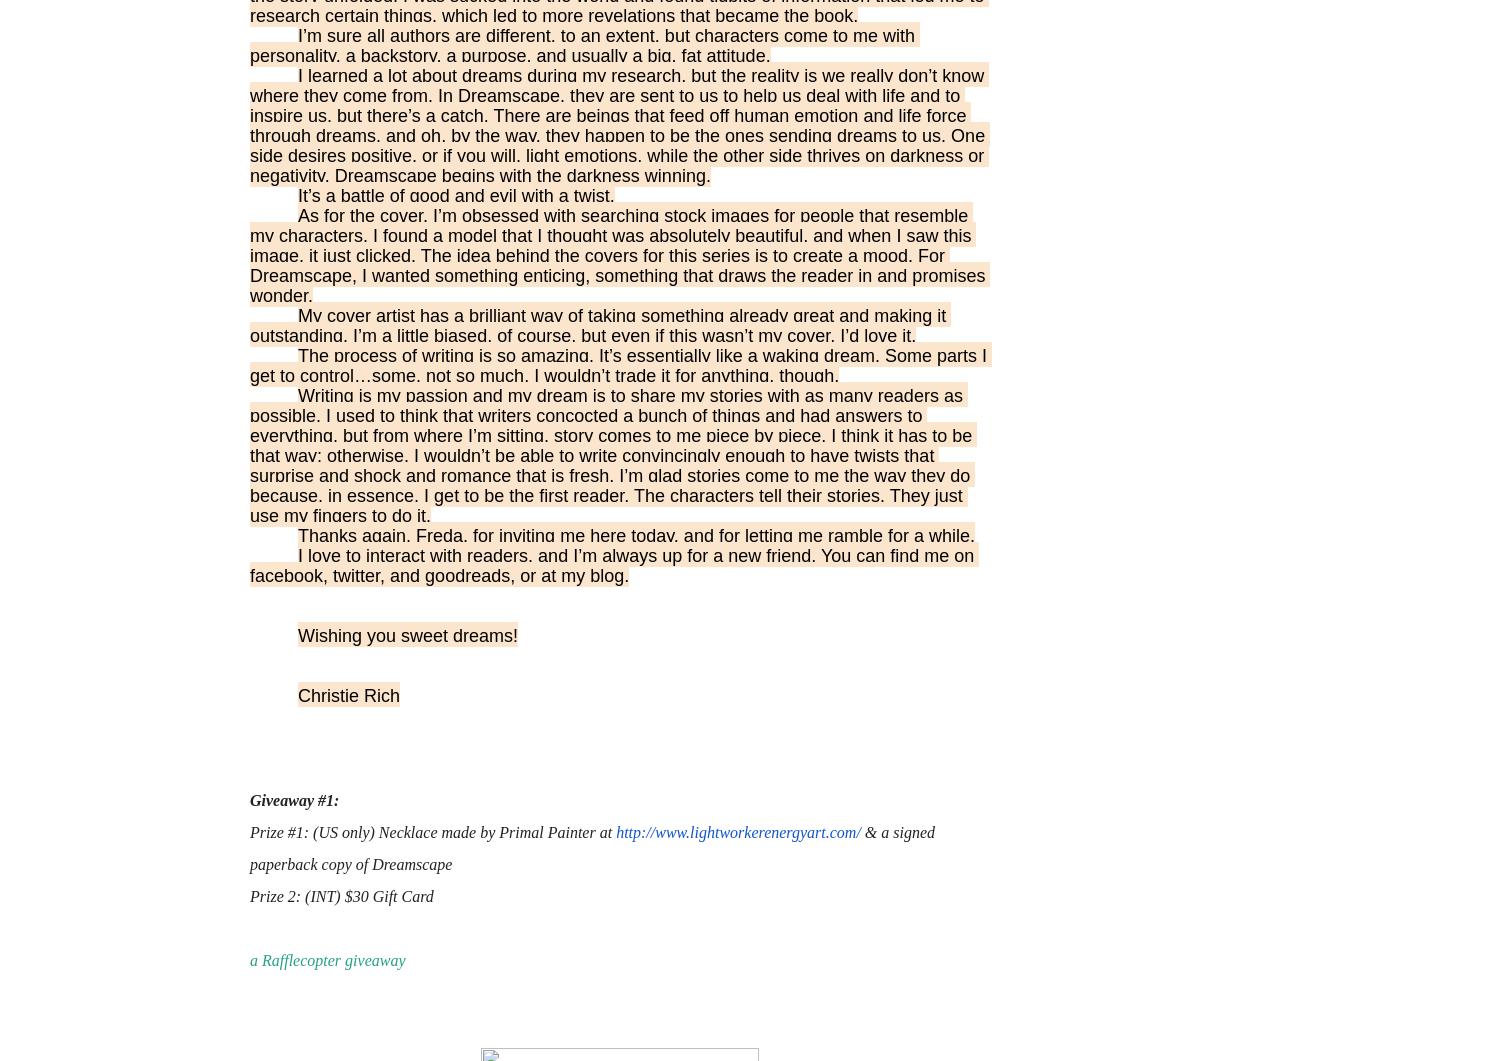 The width and height of the screenshot is (1500, 1061). What do you see at coordinates (591, 848) in the screenshot?
I see `'& a signed paperback copy of Dreamscape'` at bounding box center [591, 848].